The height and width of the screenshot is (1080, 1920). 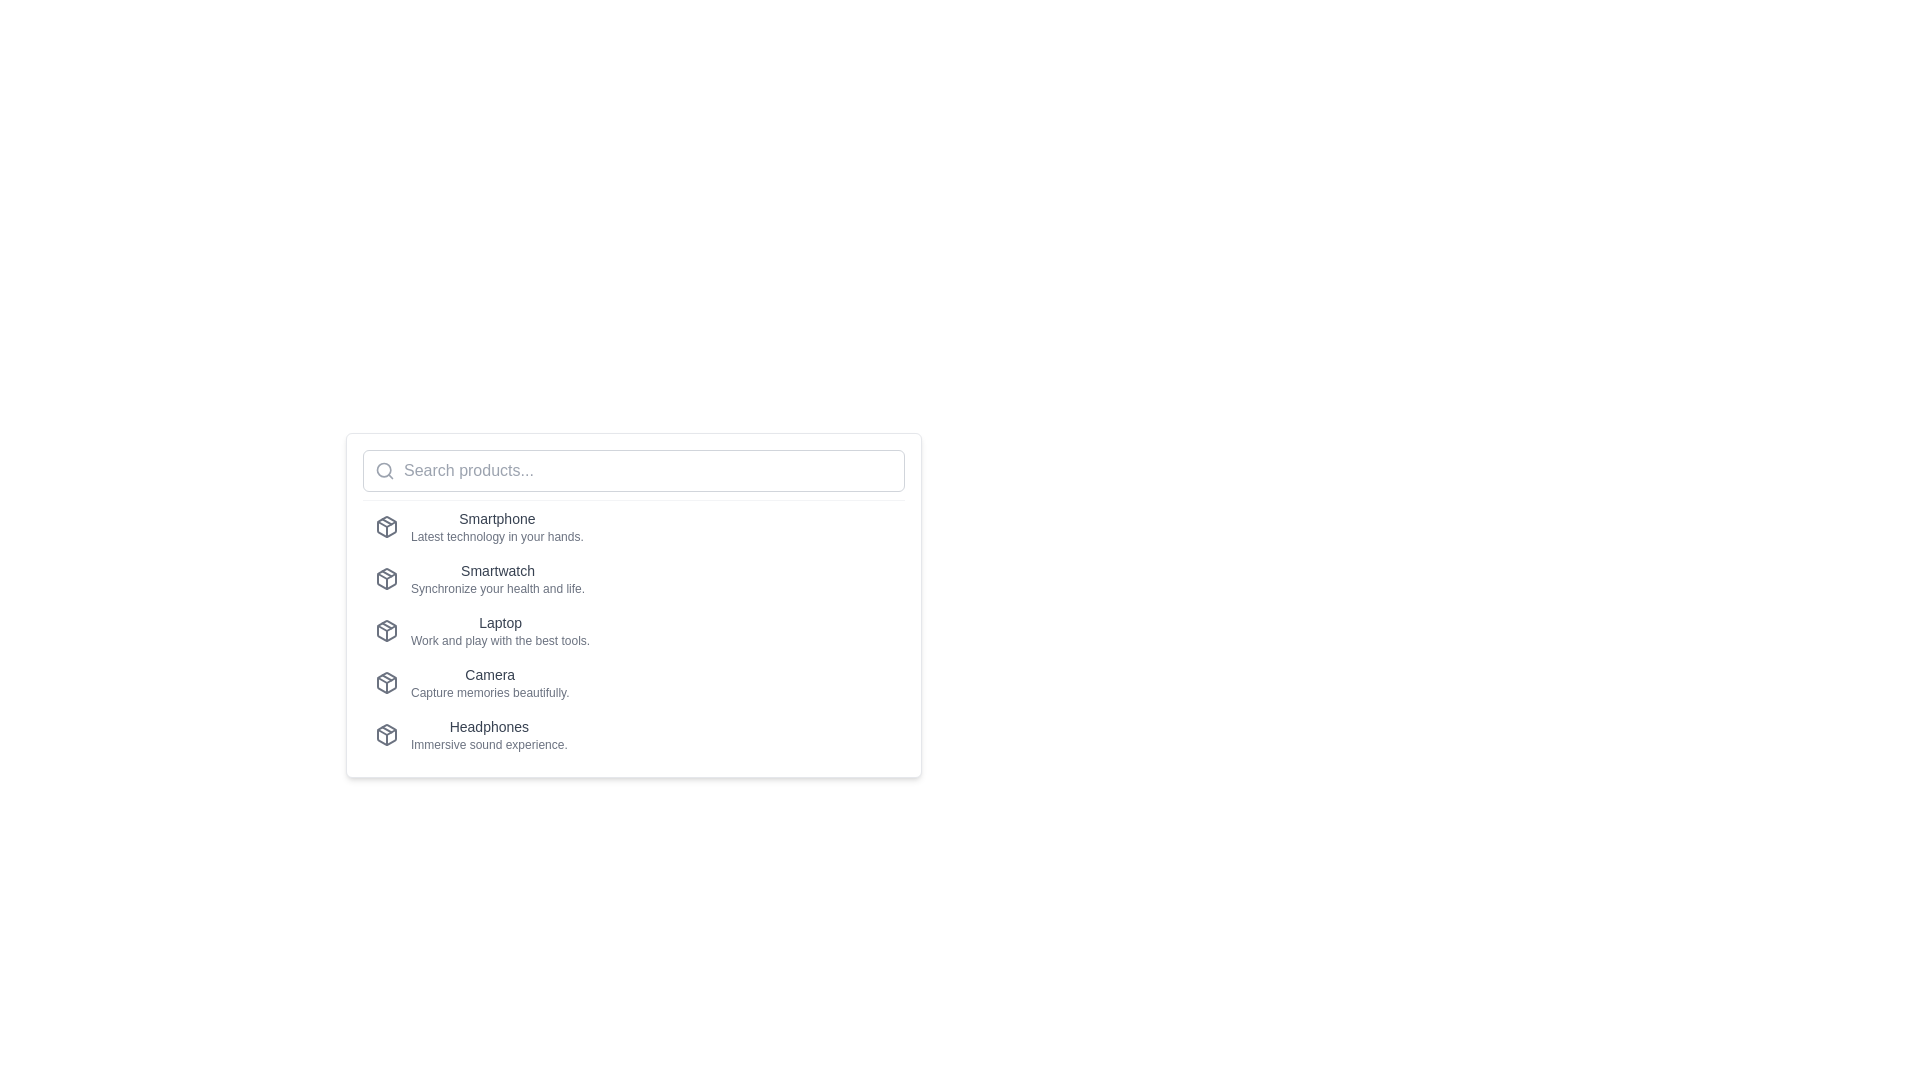 What do you see at coordinates (490, 692) in the screenshot?
I see `the descriptive text element located below the 'Camera' heading in the vertical list, which provides additional information about the camera features` at bounding box center [490, 692].